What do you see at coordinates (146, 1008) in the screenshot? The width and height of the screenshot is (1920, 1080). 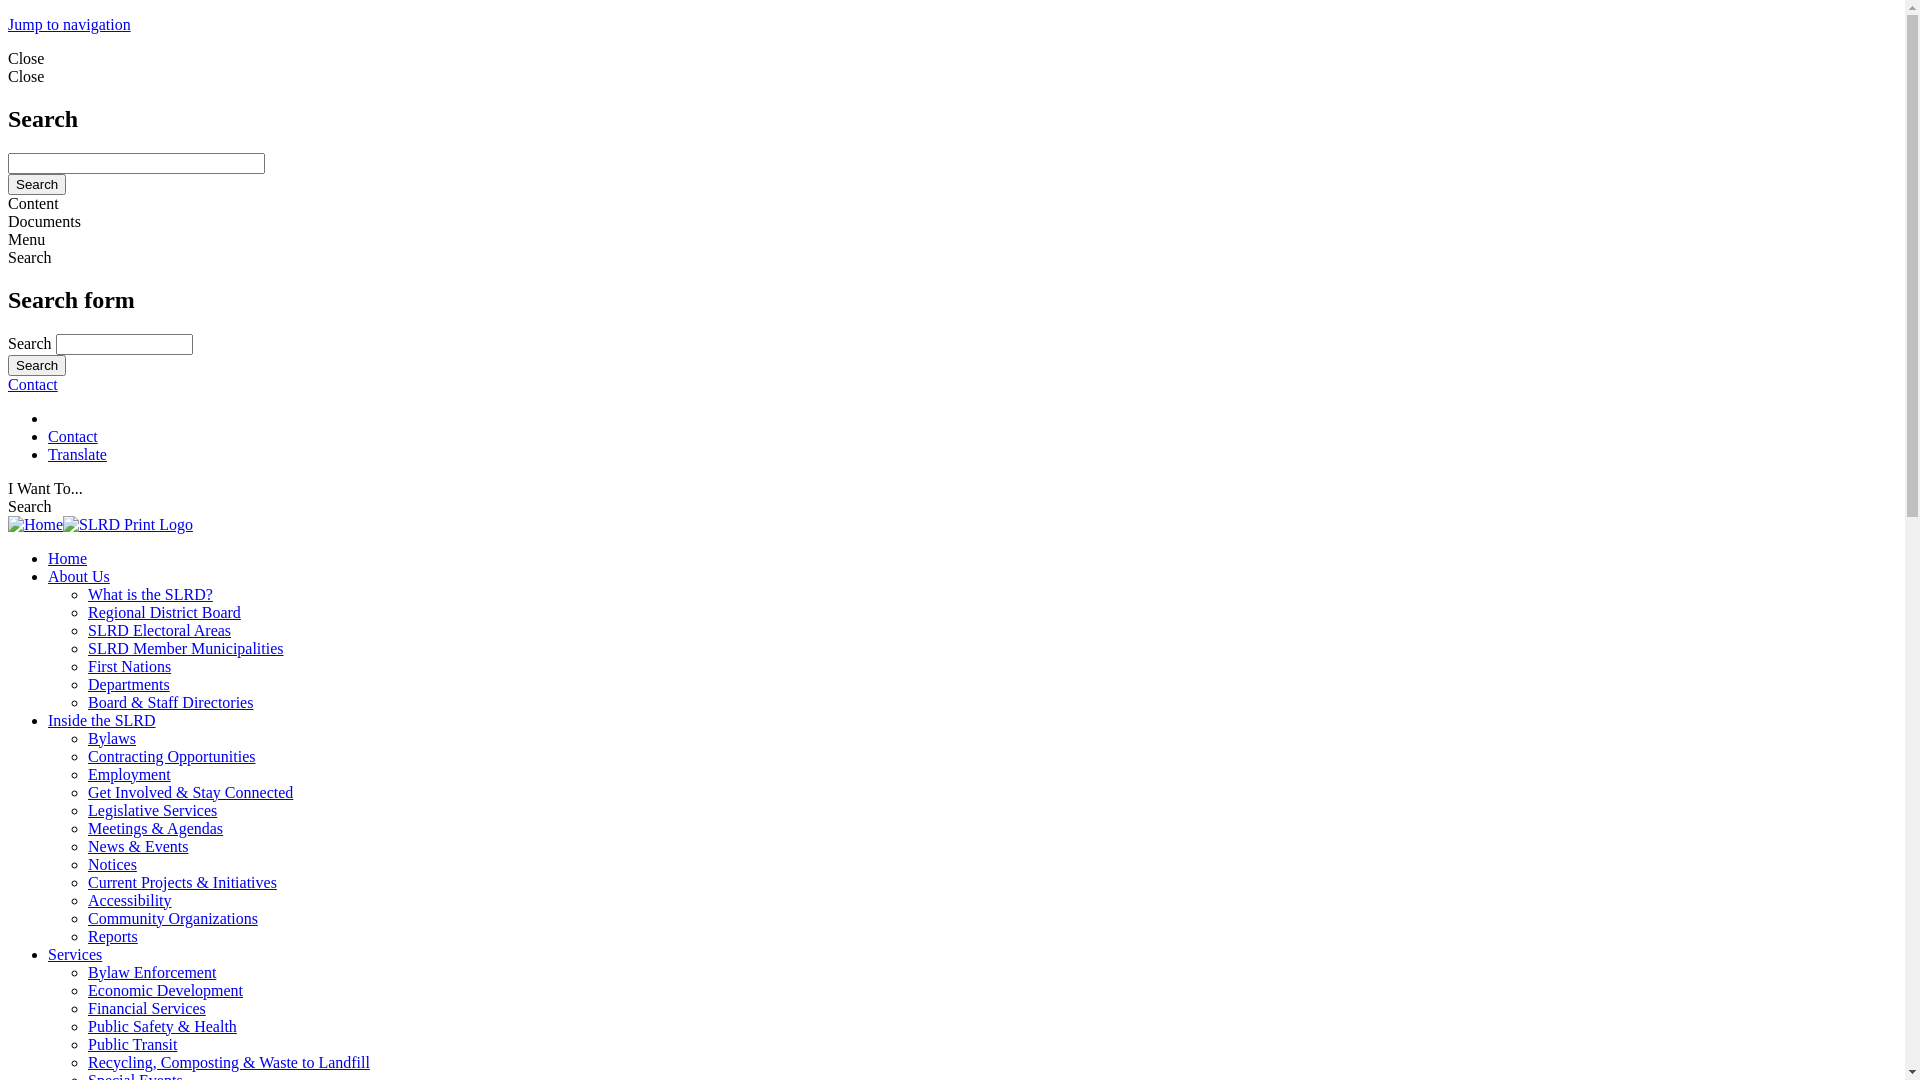 I see `'Financial Services'` at bounding box center [146, 1008].